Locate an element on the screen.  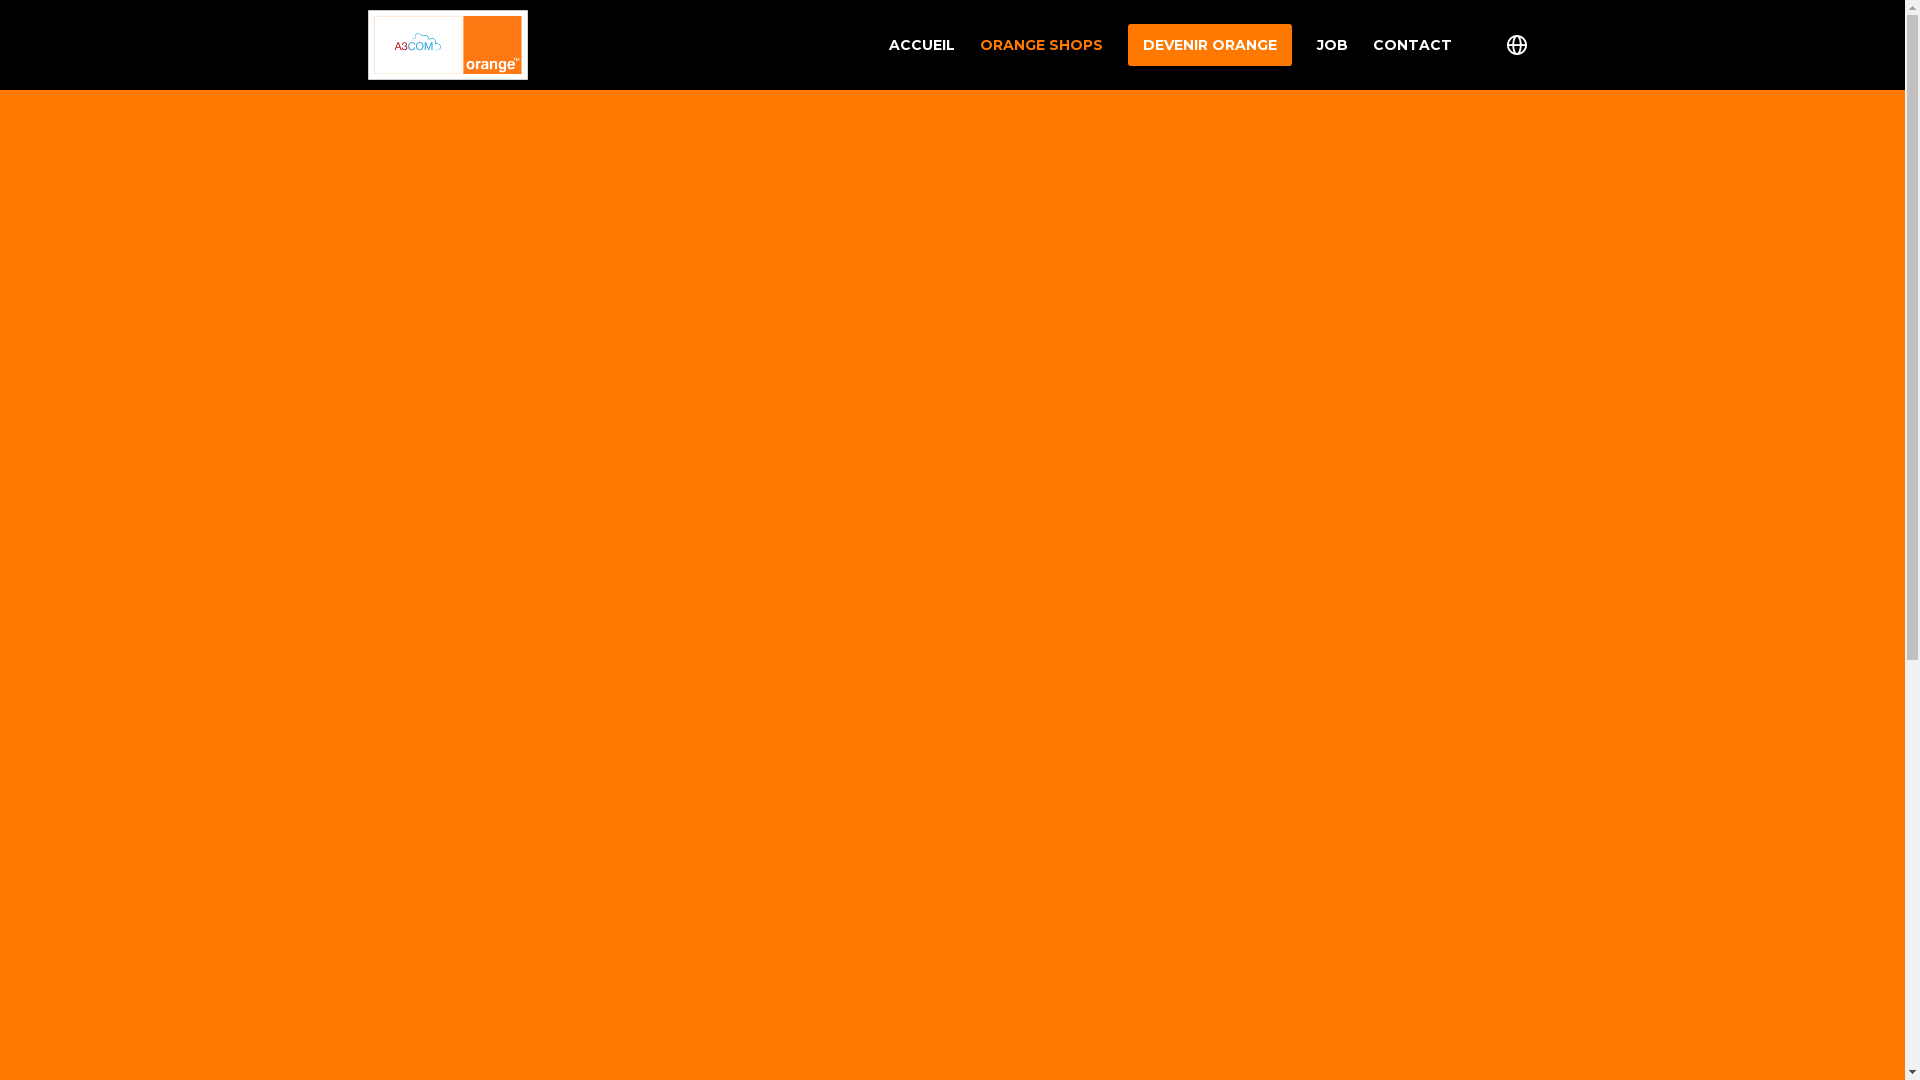
'ACCUEIL' is located at coordinates (908, 45).